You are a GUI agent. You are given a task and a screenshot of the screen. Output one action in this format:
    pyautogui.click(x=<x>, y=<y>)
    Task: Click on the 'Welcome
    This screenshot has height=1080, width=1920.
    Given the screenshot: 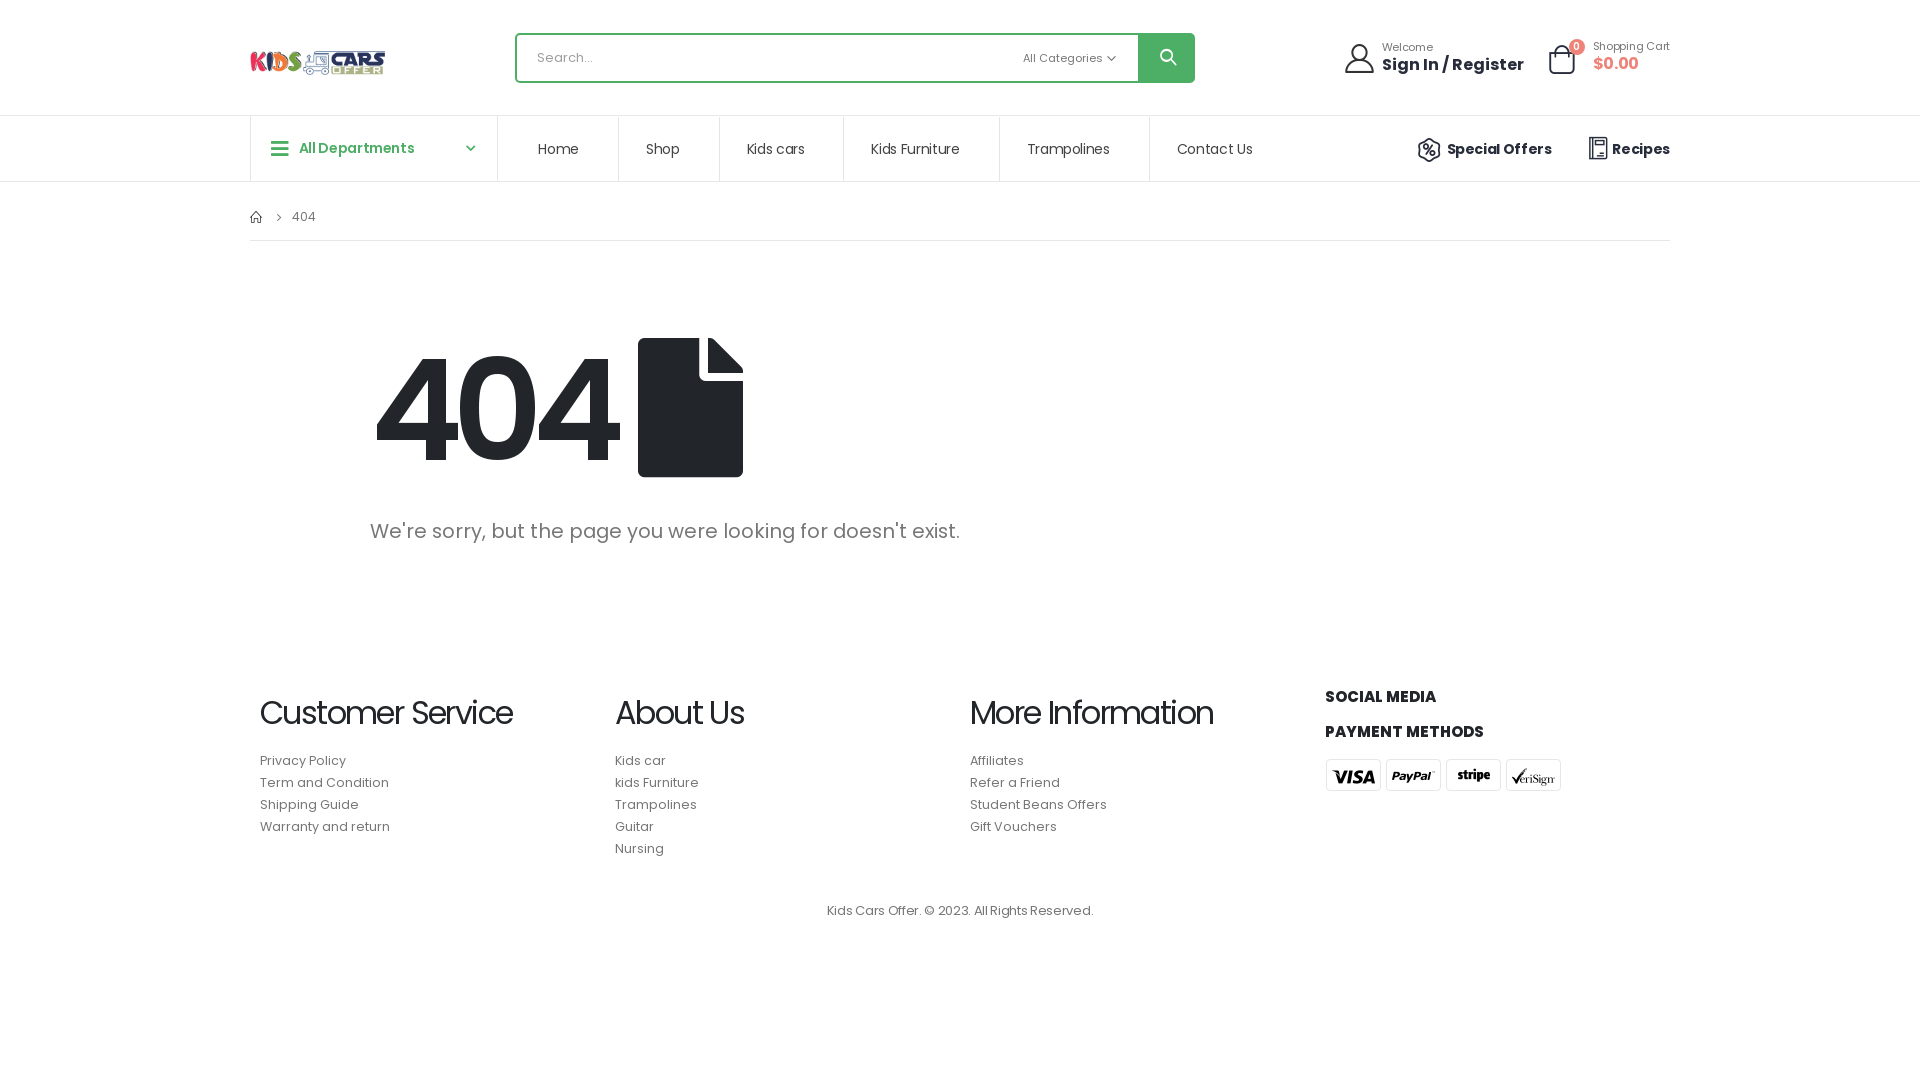 What is the action you would take?
    pyautogui.click(x=1434, y=56)
    